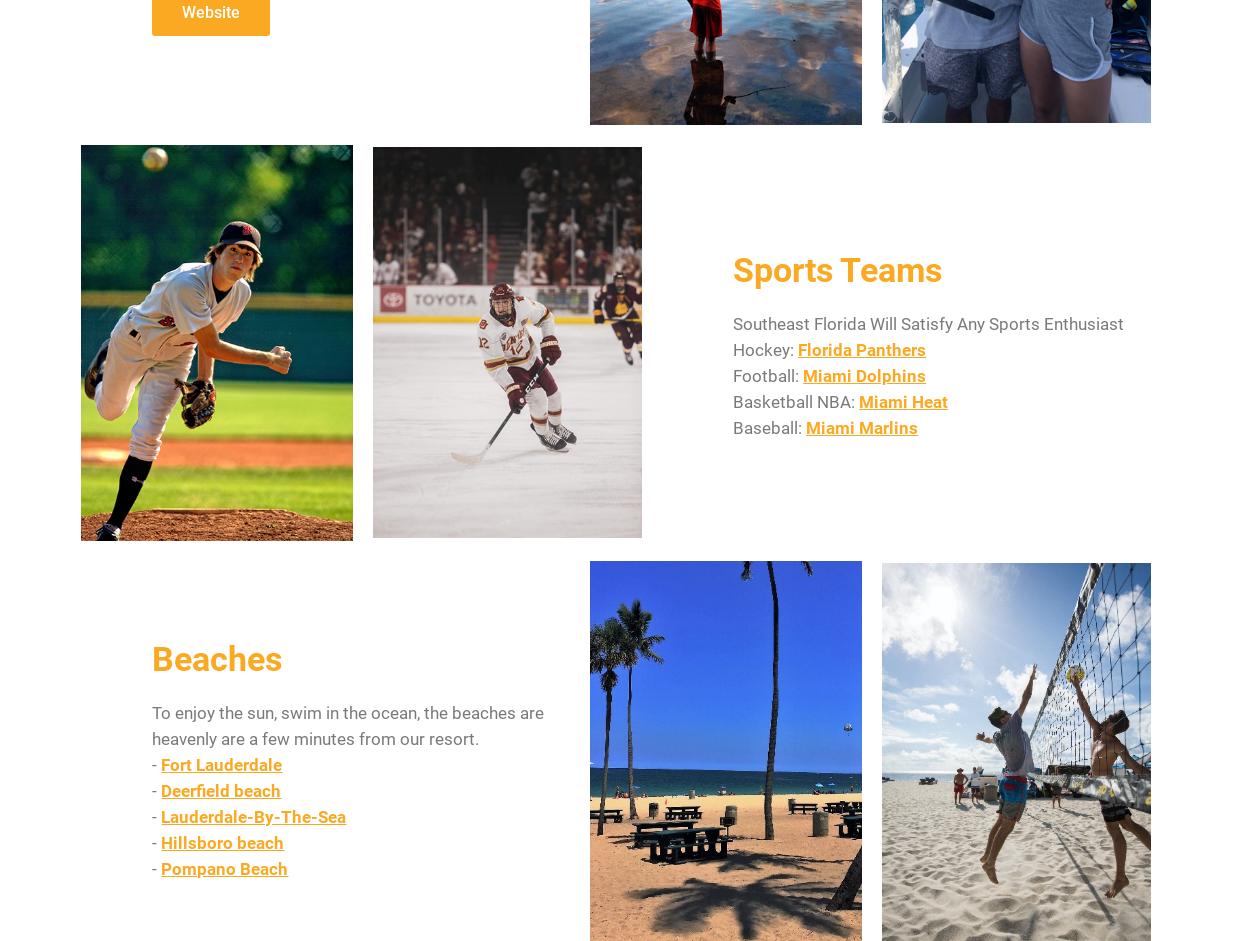 Image resolution: width=1252 pixels, height=941 pixels. I want to click on 'Website', so click(210, 12).